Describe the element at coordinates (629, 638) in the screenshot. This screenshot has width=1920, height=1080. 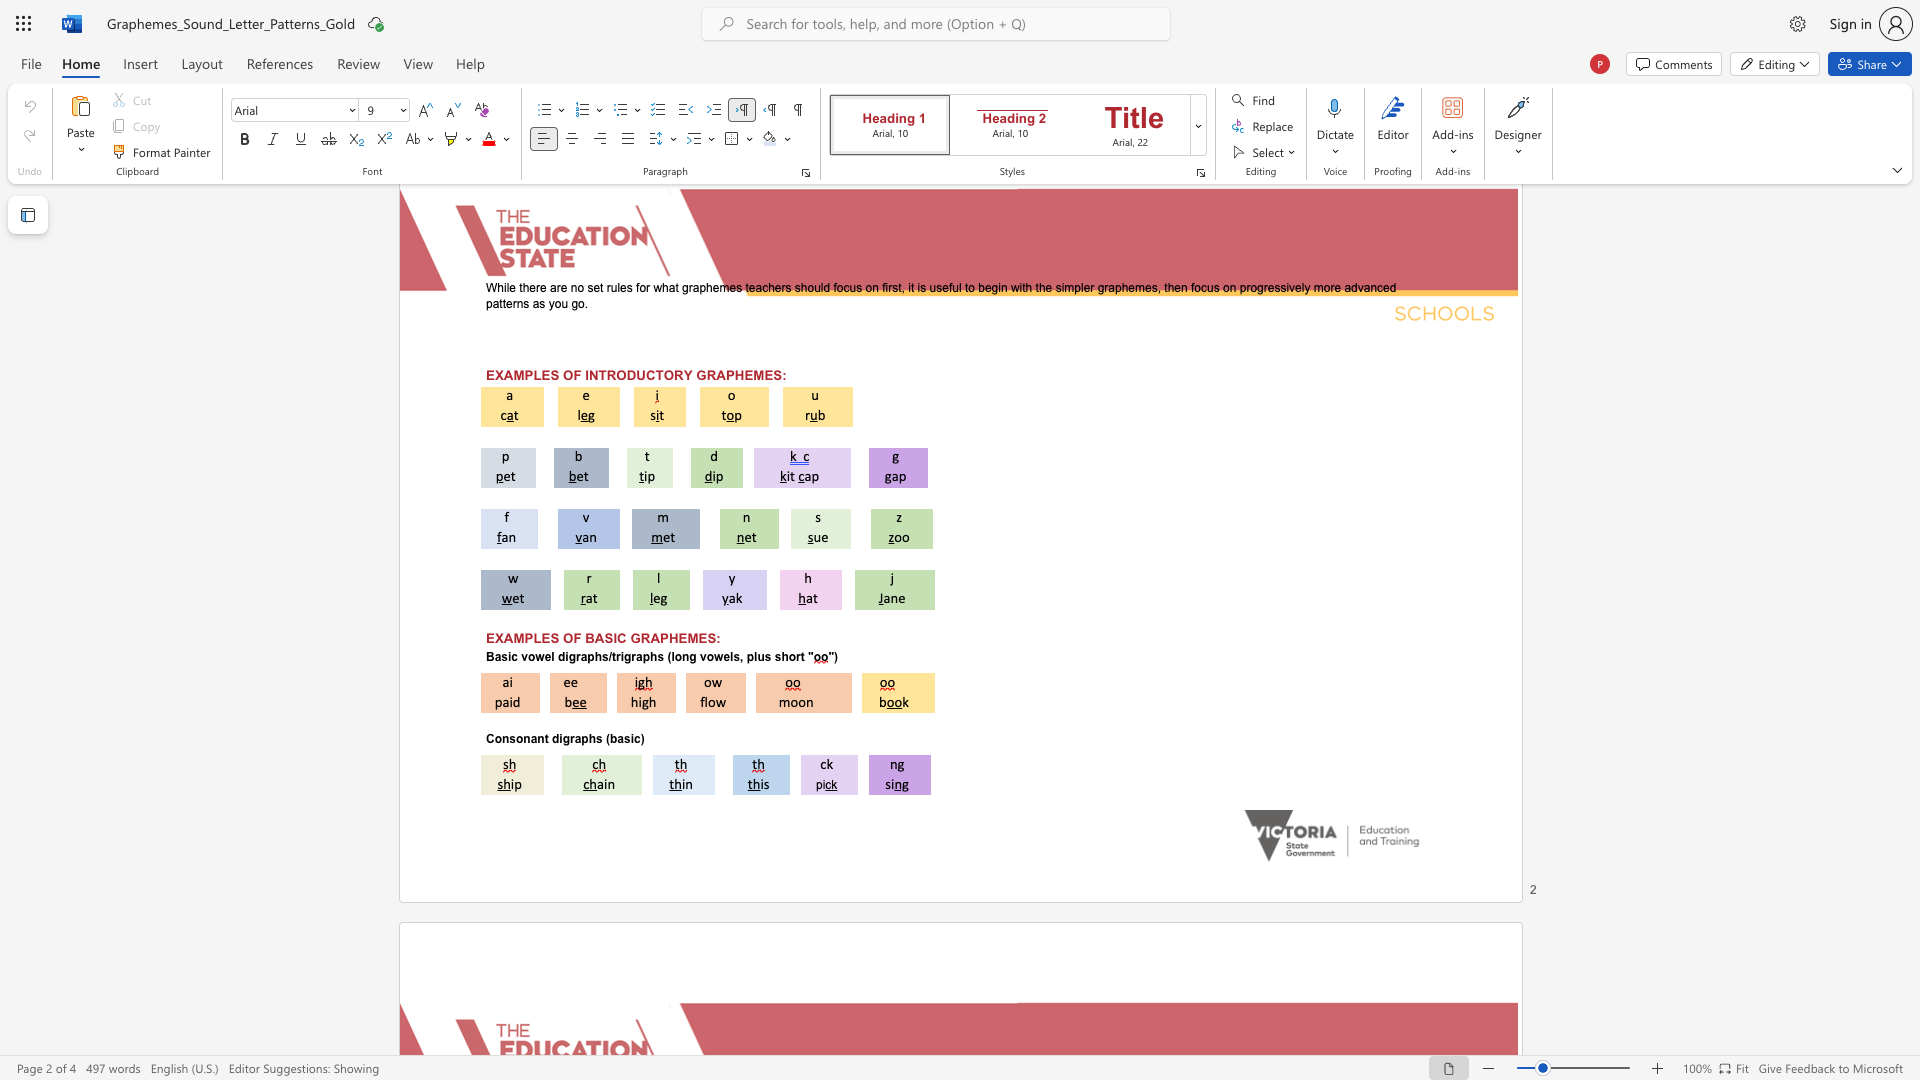
I see `the subset text "GR" within the text "EXAMPLES OF BASIC GRAPHEMES:"` at that location.